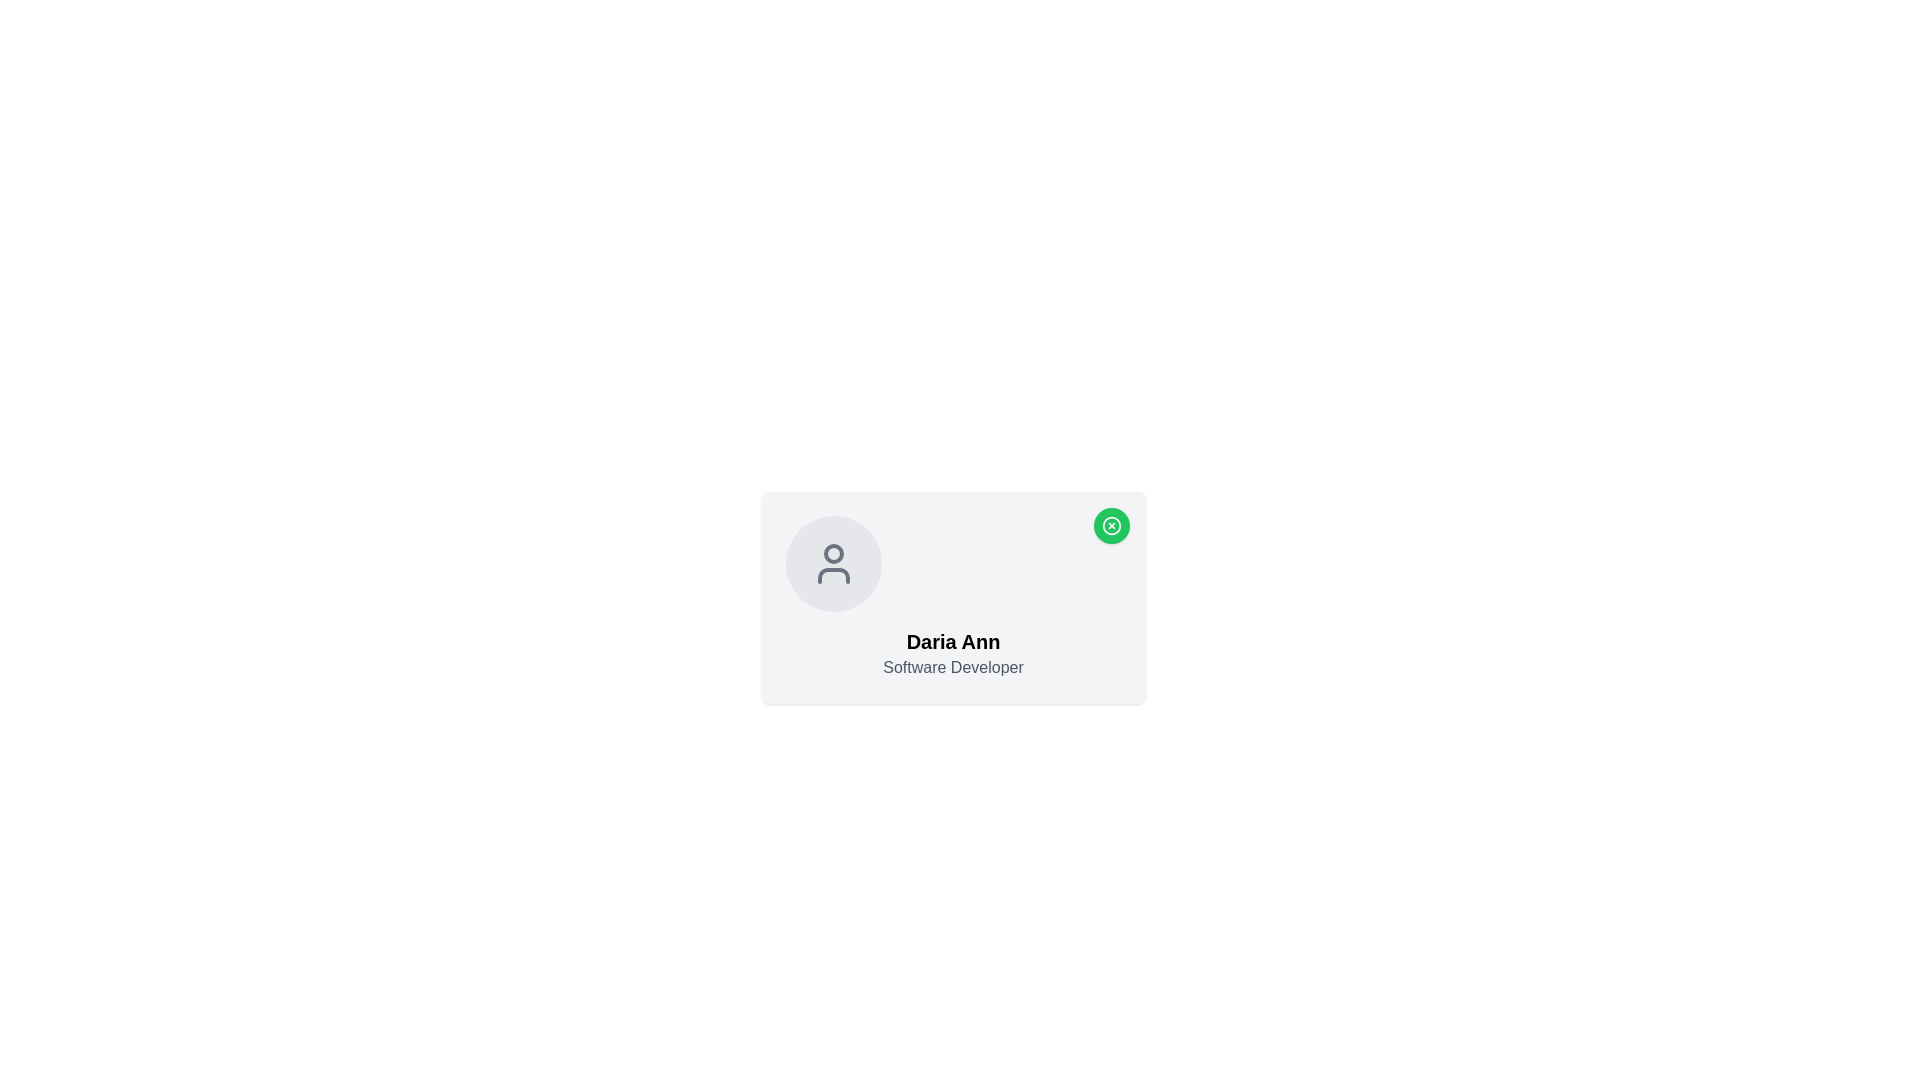 The height and width of the screenshot is (1080, 1920). Describe the element at coordinates (952, 596) in the screenshot. I see `textual information from the Card component, which includes the name and role description located within the rectangular card with a green circular button at the top right corner` at that location.